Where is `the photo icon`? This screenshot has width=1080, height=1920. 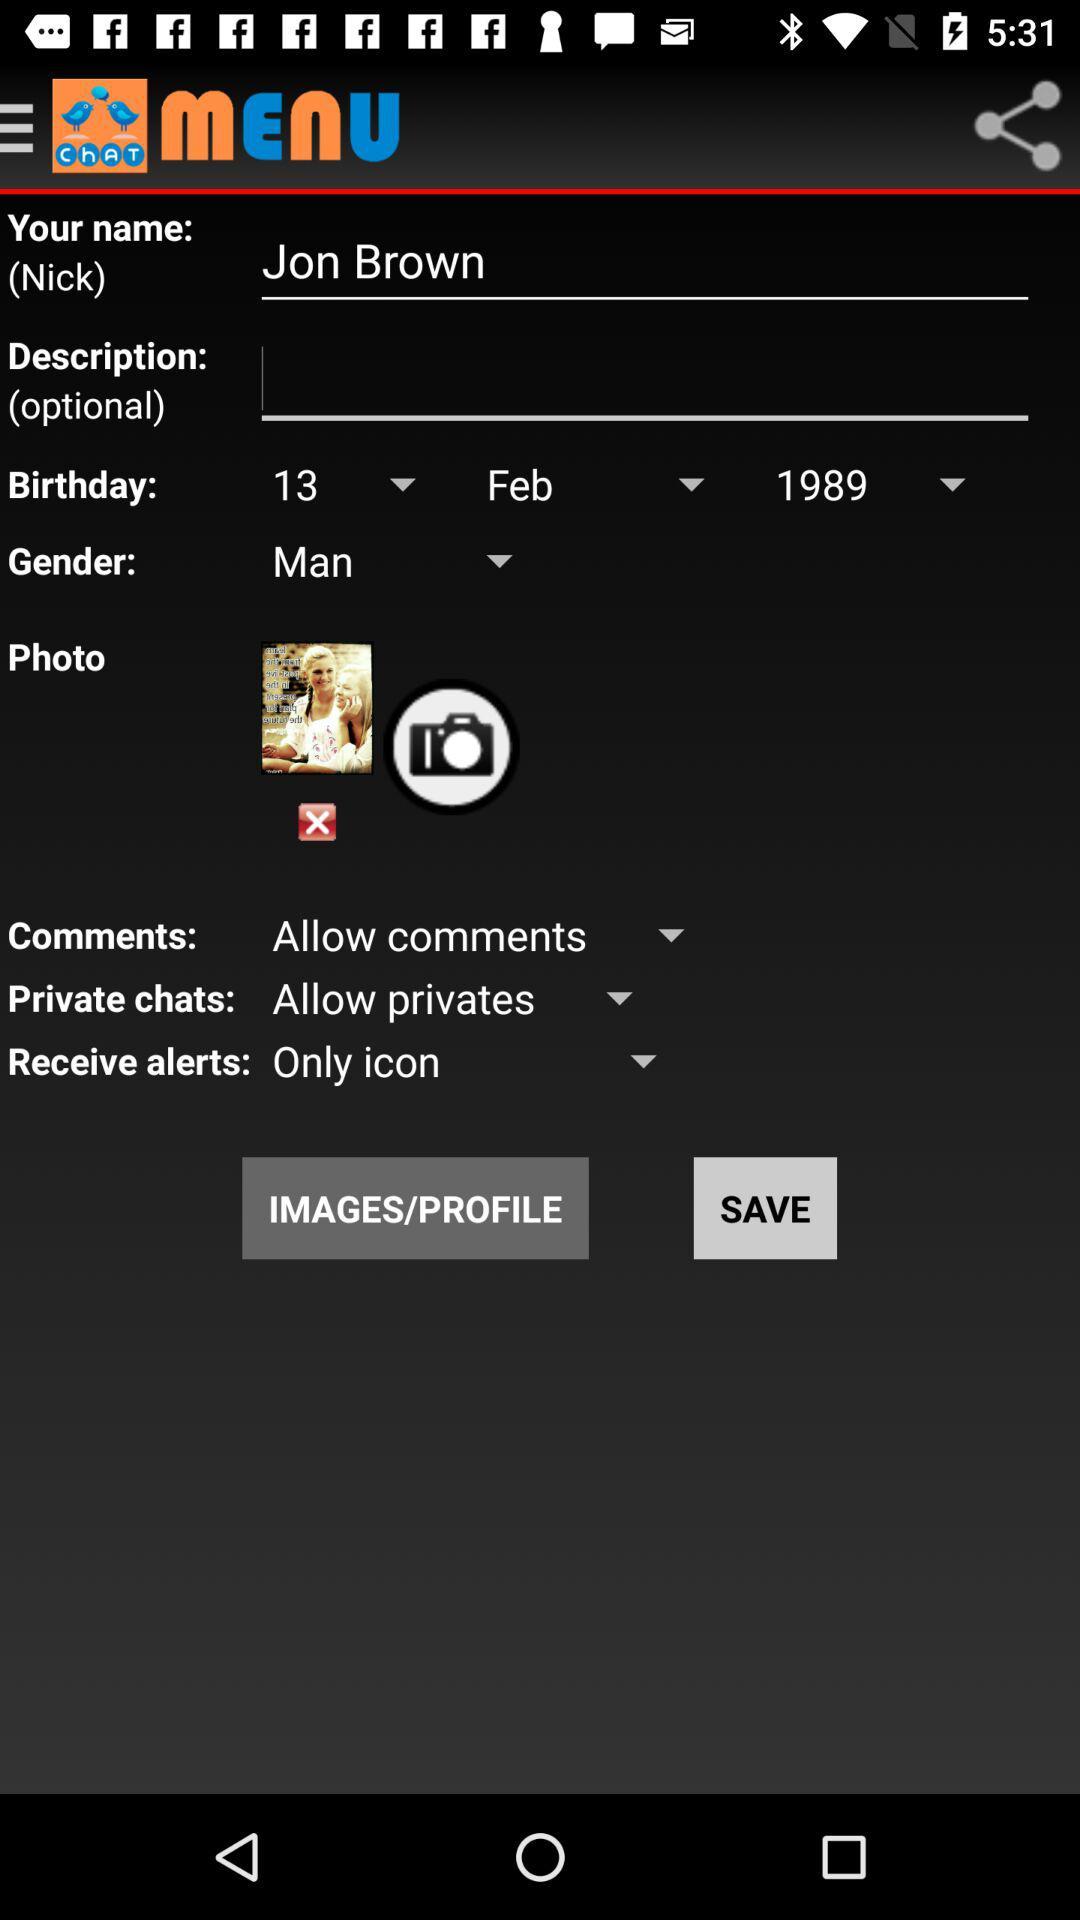 the photo icon is located at coordinates (451, 746).